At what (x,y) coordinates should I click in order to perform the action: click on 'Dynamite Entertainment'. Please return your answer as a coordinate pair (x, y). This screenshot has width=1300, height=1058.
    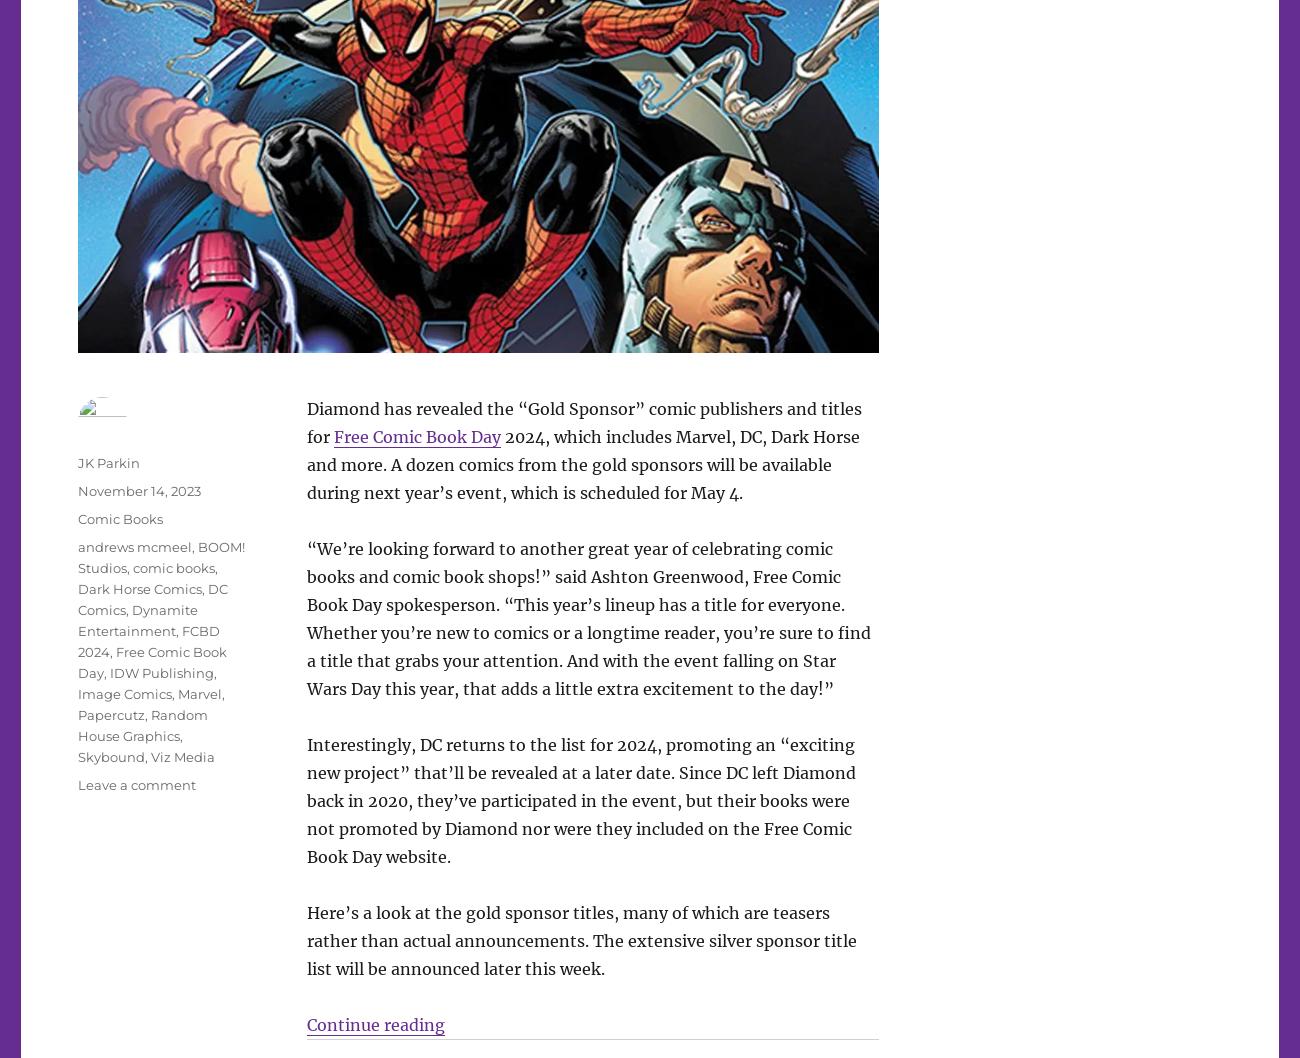
    Looking at the image, I should click on (137, 619).